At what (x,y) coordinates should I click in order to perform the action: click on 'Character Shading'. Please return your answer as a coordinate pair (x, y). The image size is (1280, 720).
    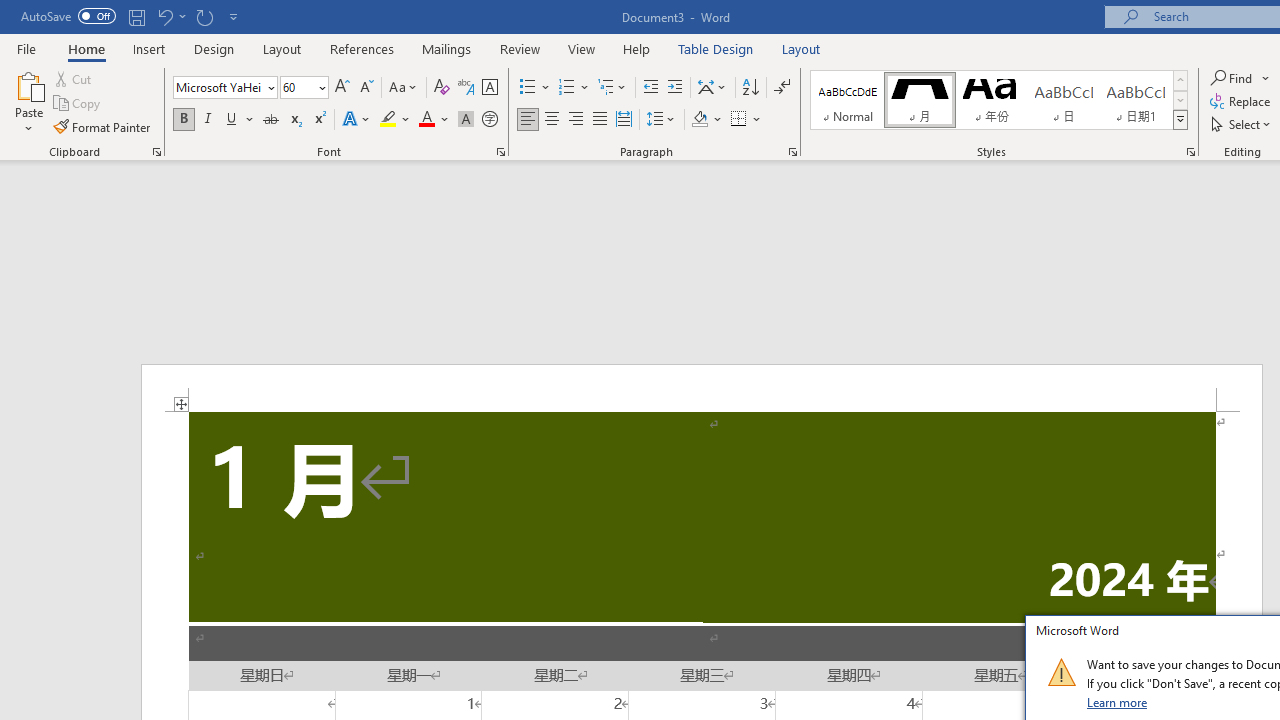
    Looking at the image, I should click on (464, 119).